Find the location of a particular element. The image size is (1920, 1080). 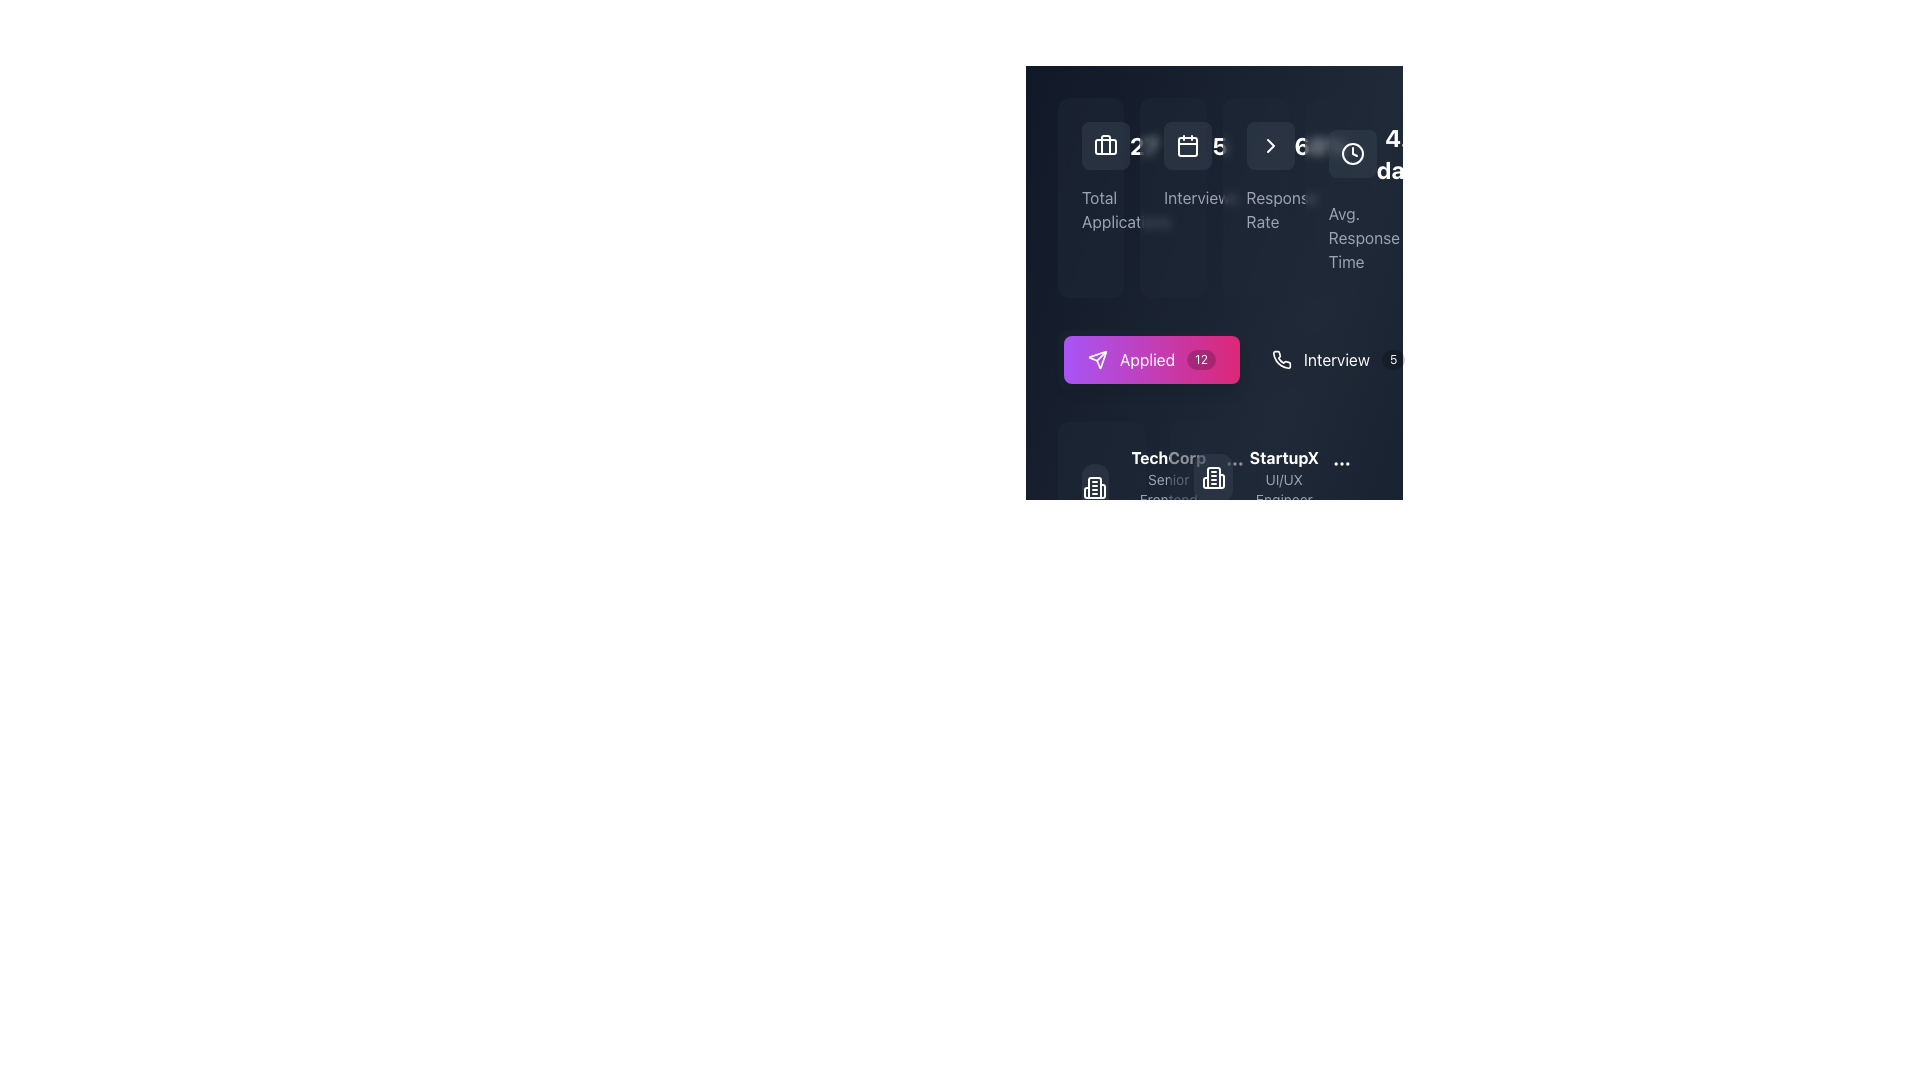

the circular dark gray icon resembling an analog clock, located immediately to the left of the text '4.2 days' in the average response time section is located at coordinates (1352, 153).